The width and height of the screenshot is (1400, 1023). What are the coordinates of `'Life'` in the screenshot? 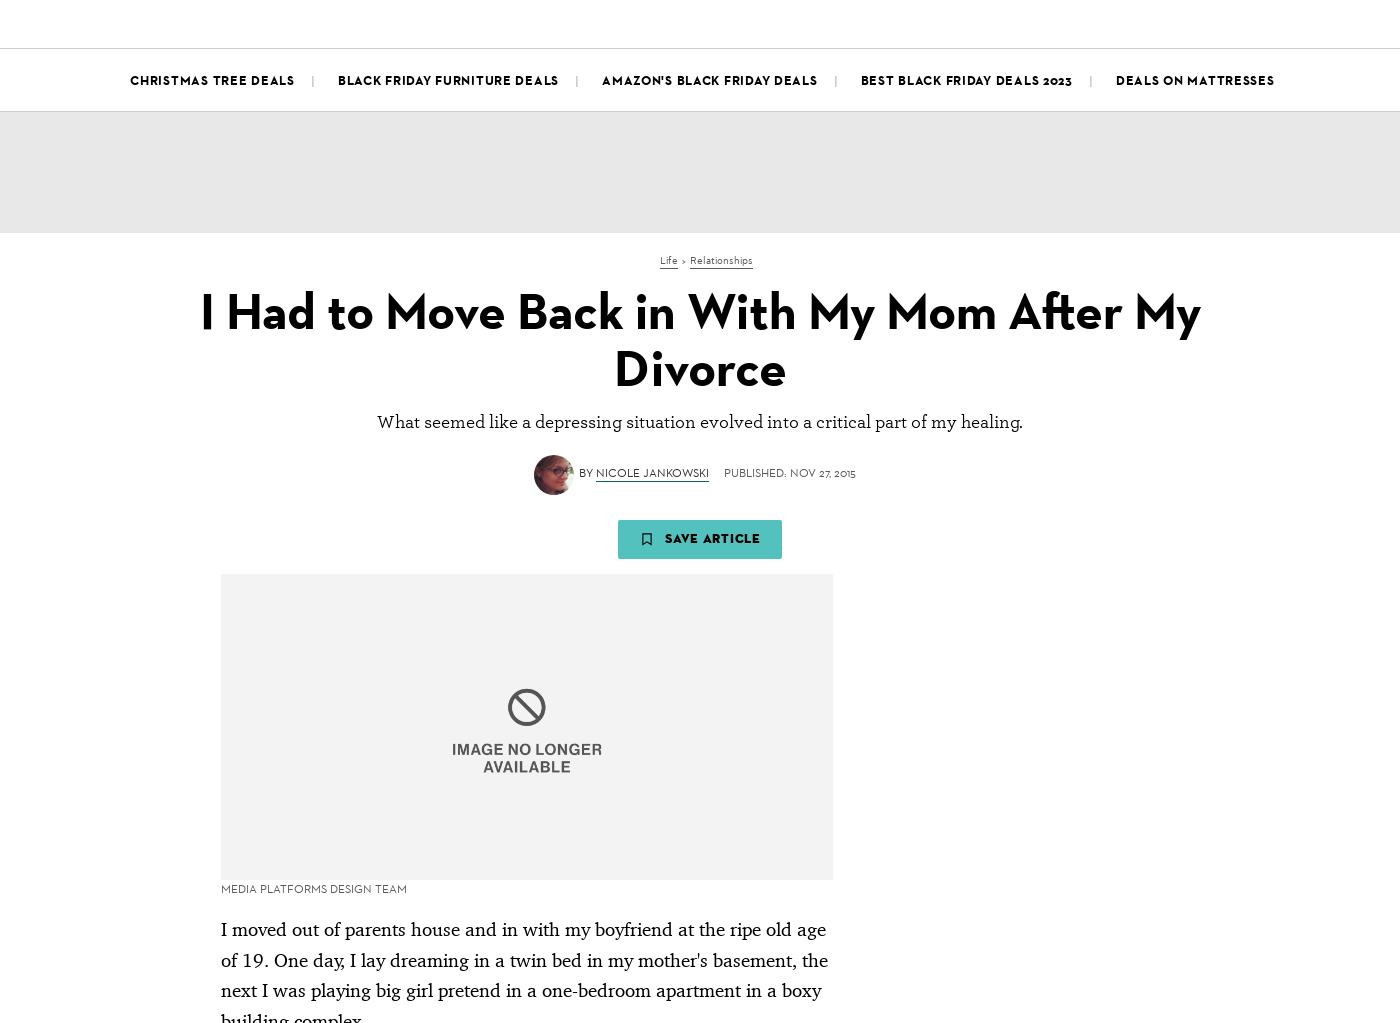 It's located at (531, 21).